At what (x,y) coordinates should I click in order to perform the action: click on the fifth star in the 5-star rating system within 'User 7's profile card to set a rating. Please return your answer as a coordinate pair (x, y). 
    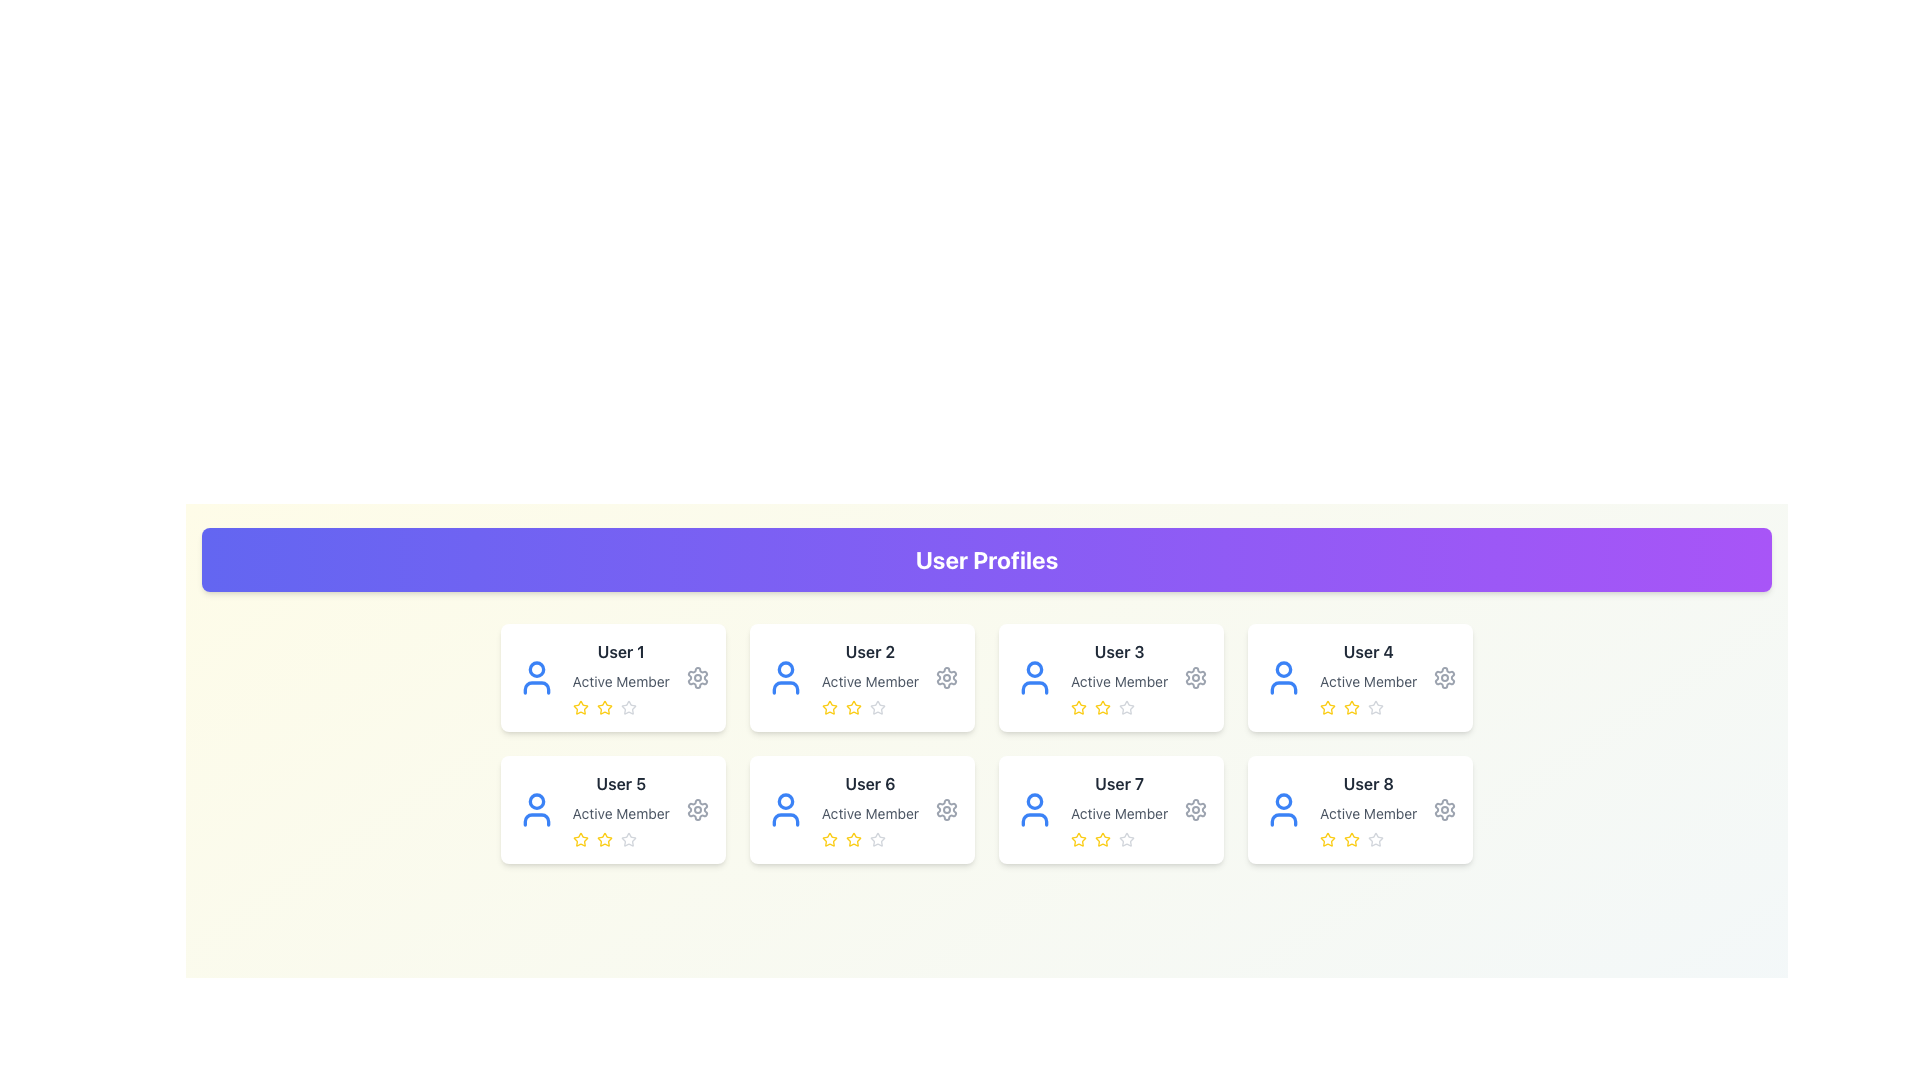
    Looking at the image, I should click on (1127, 840).